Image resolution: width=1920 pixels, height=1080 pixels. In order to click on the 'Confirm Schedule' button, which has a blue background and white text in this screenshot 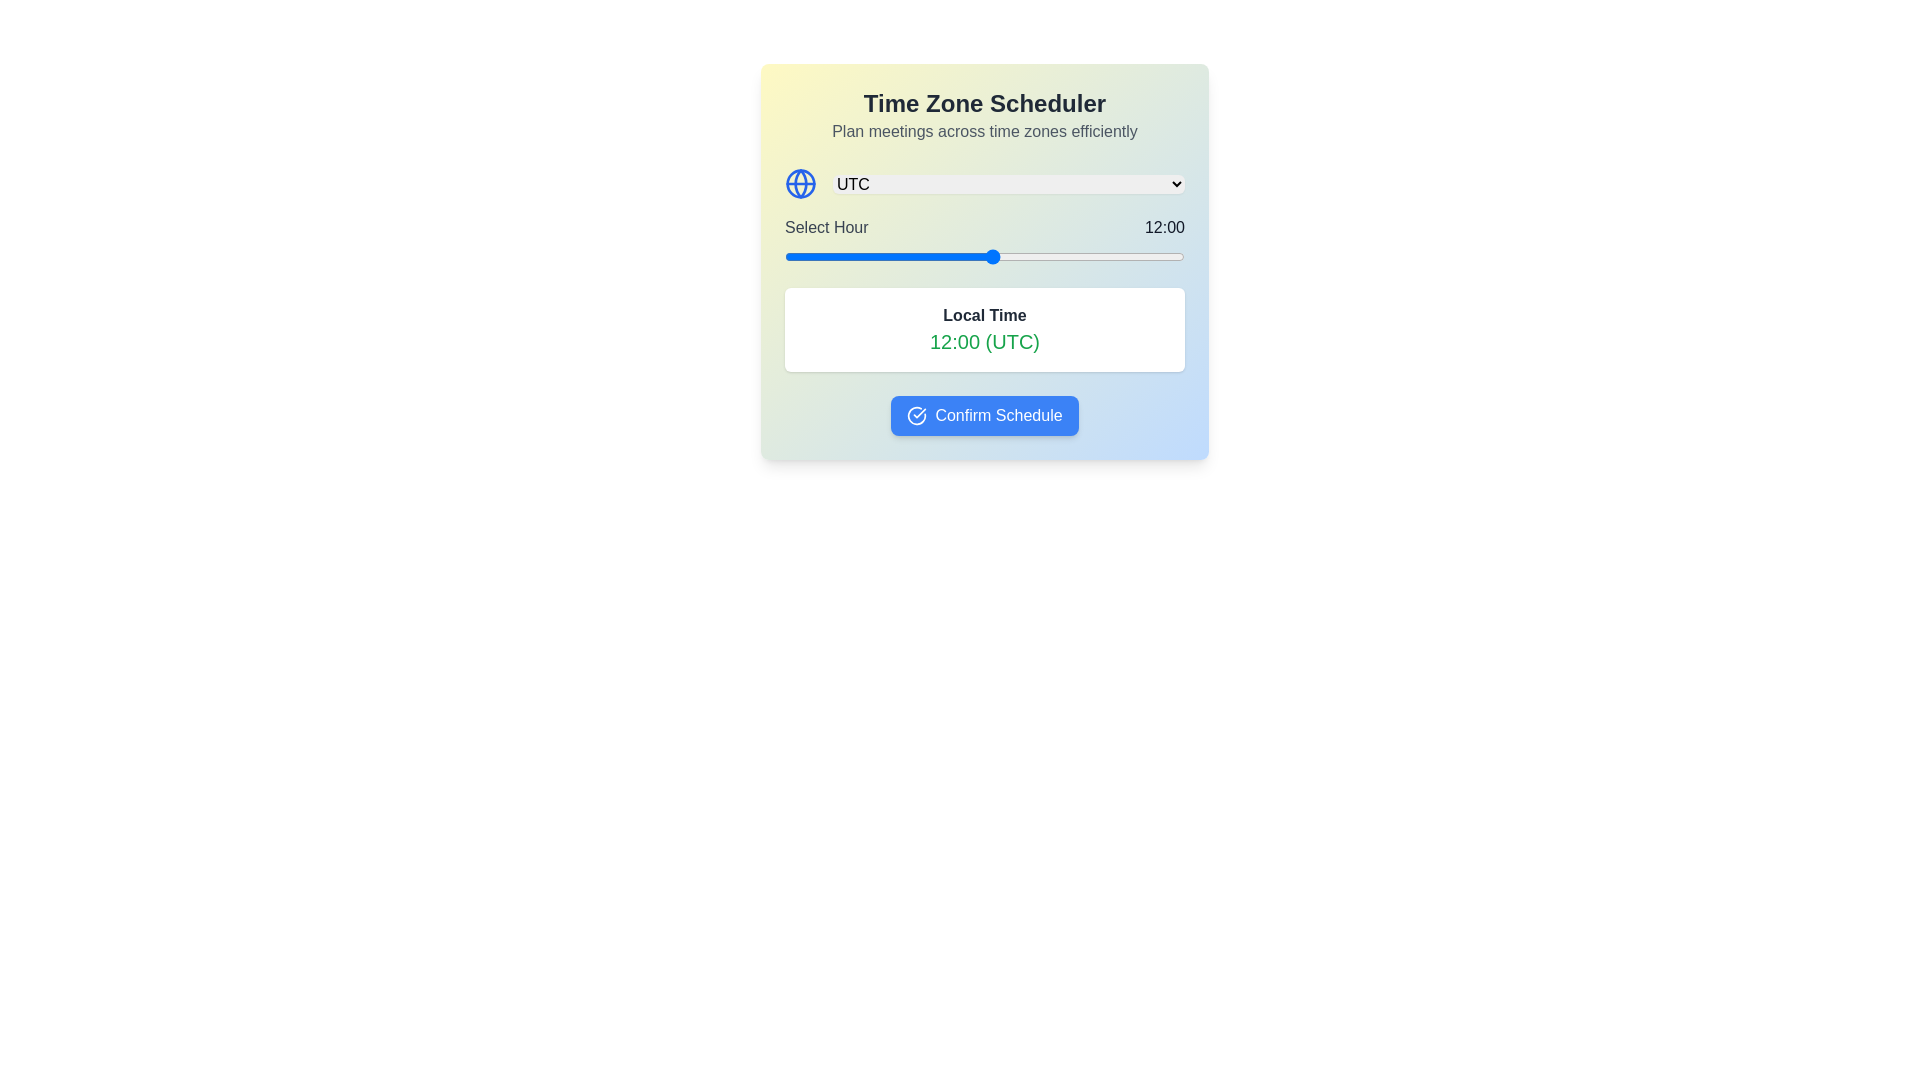, I will do `click(984, 415)`.